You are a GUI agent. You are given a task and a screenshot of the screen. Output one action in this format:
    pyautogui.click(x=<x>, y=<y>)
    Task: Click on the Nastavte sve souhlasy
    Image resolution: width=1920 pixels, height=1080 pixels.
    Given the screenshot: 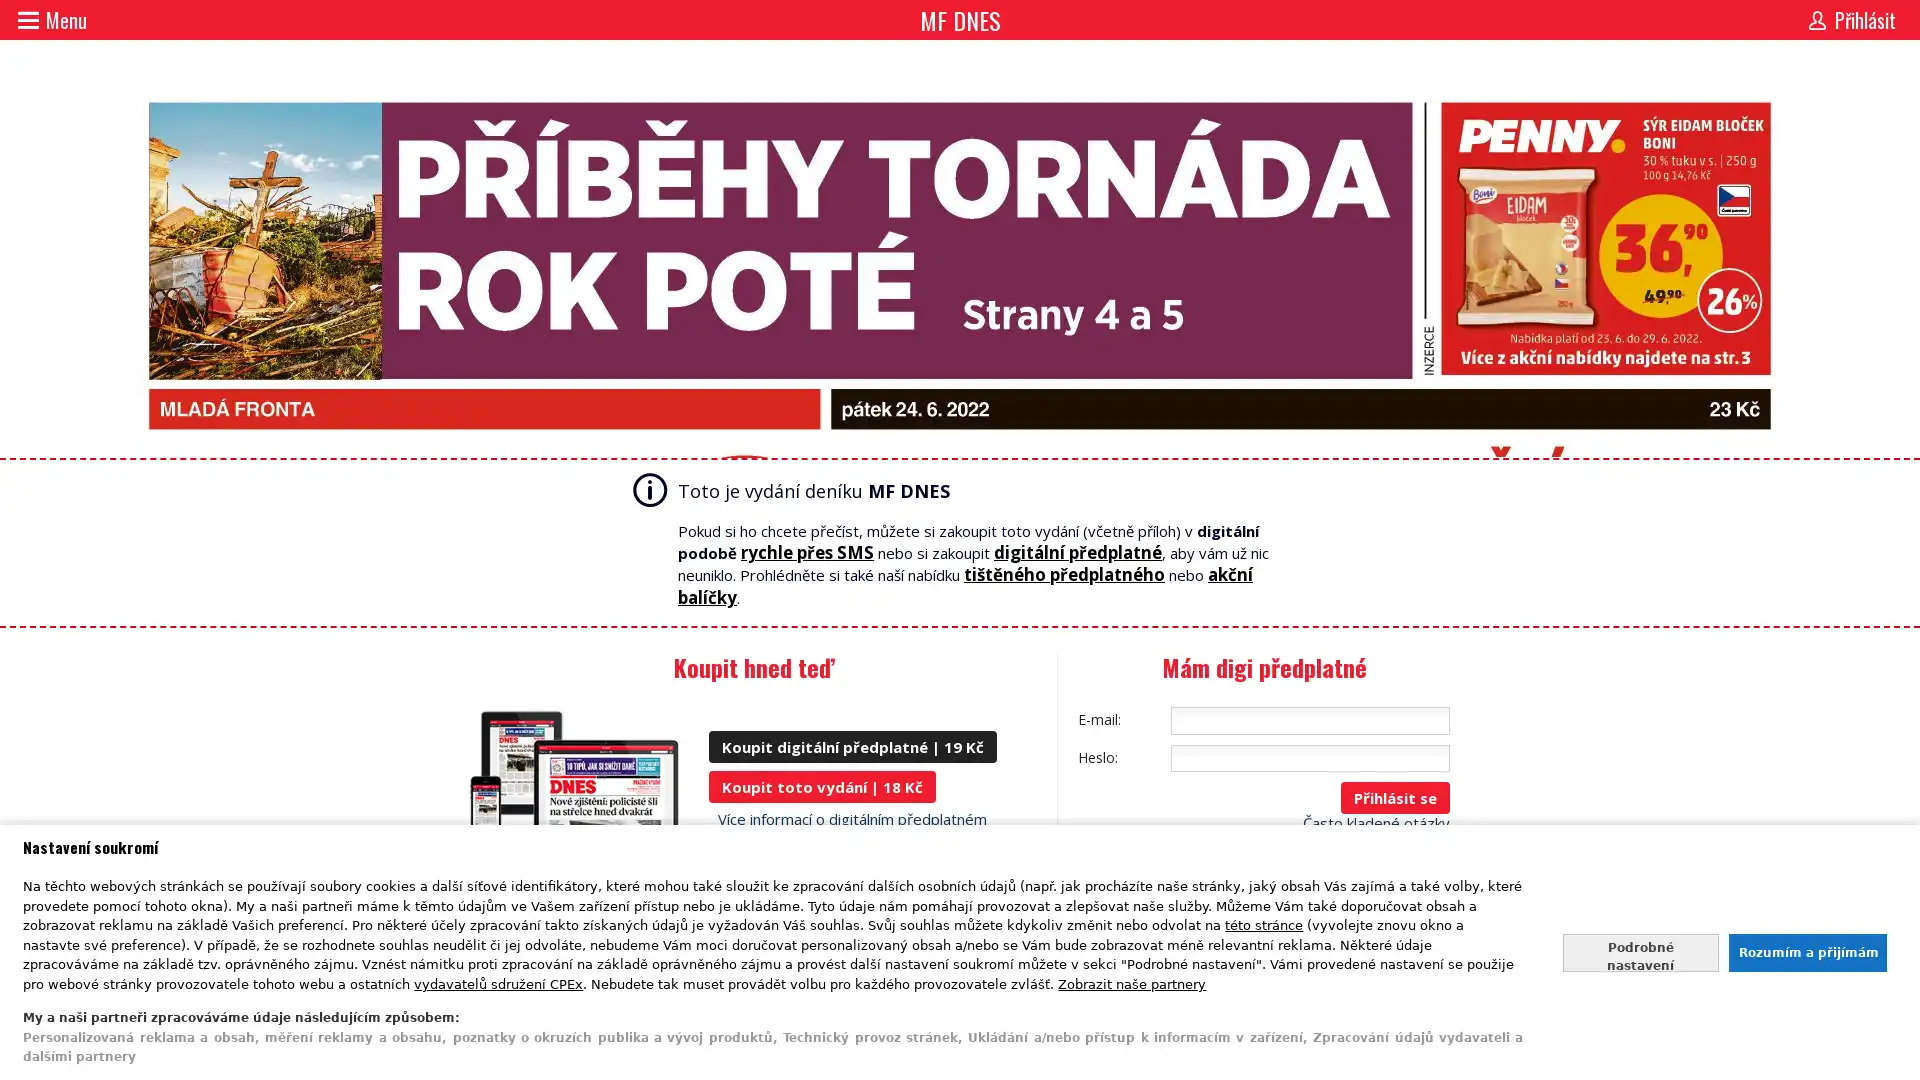 What is the action you would take?
    pyautogui.click(x=1640, y=951)
    